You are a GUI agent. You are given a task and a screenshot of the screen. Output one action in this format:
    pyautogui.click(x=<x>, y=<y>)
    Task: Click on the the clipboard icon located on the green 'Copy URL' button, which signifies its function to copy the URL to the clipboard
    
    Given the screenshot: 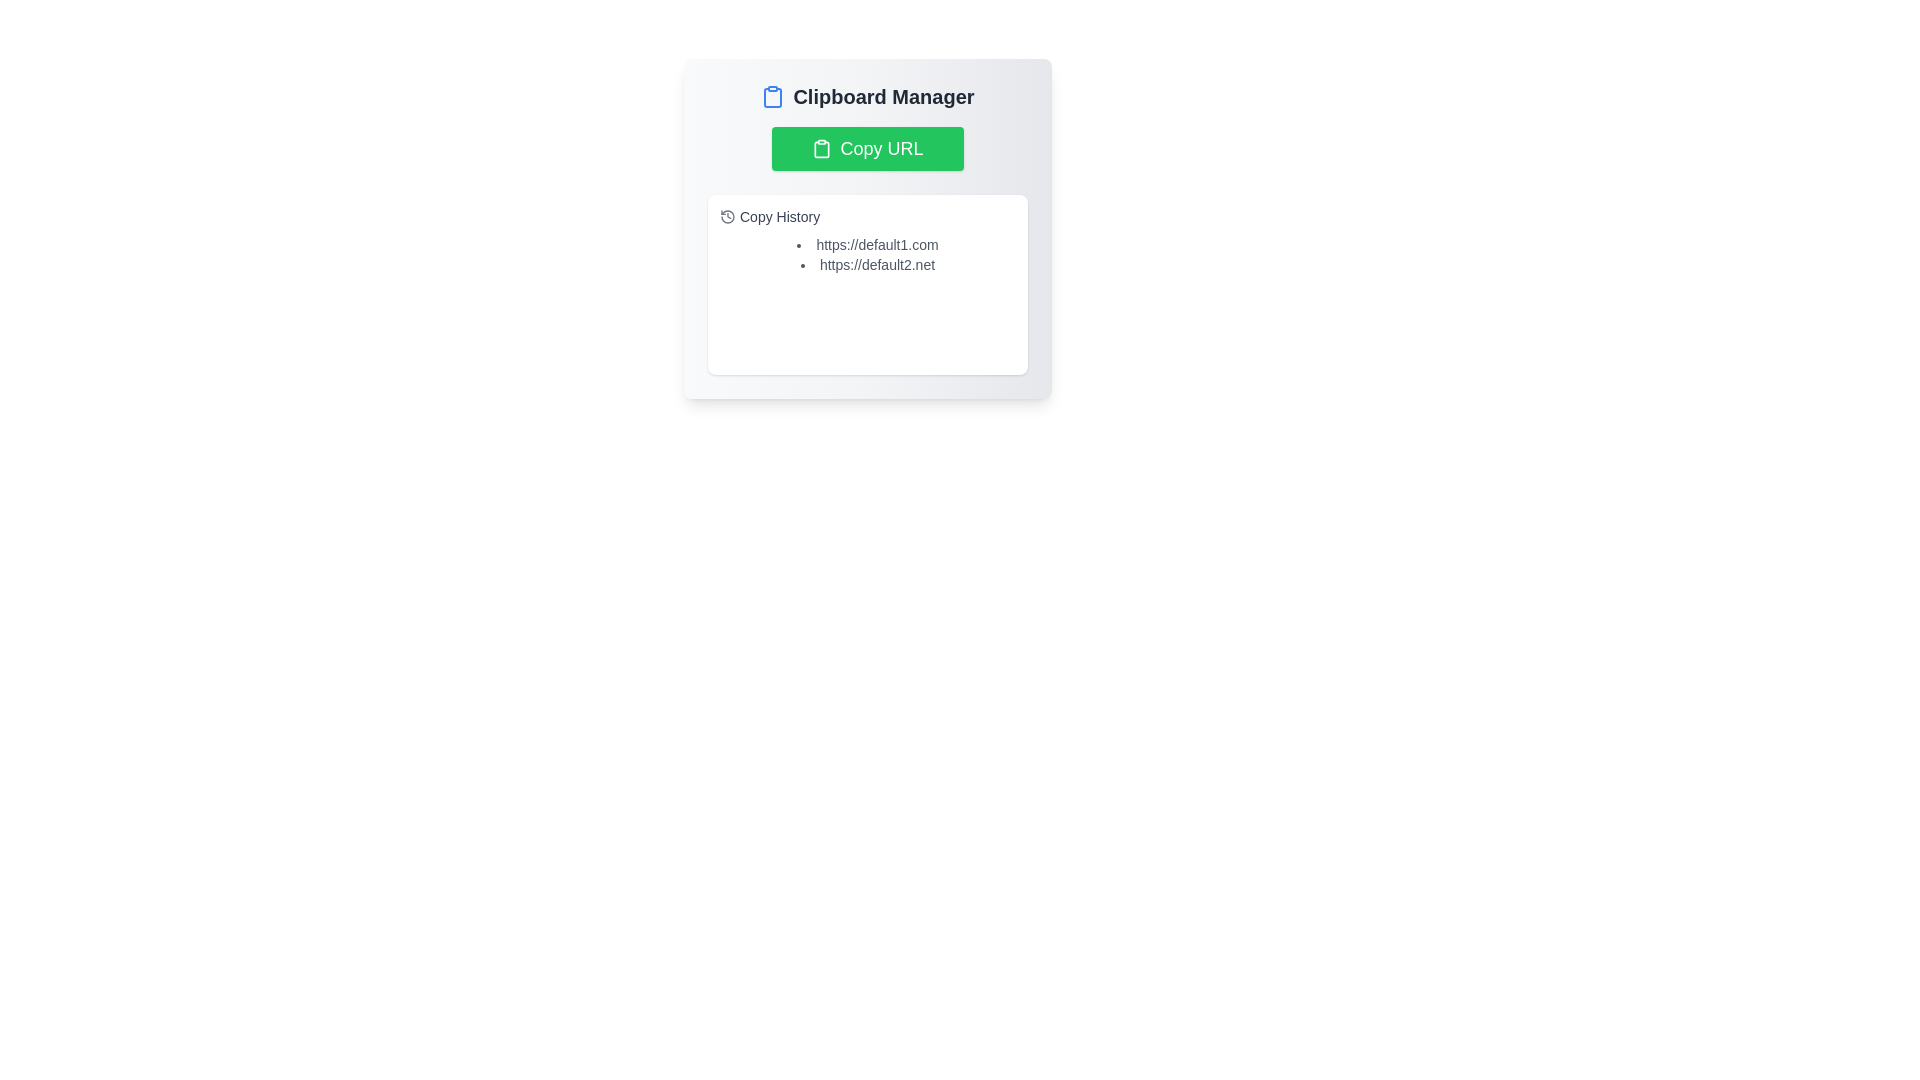 What is the action you would take?
    pyautogui.click(x=822, y=148)
    